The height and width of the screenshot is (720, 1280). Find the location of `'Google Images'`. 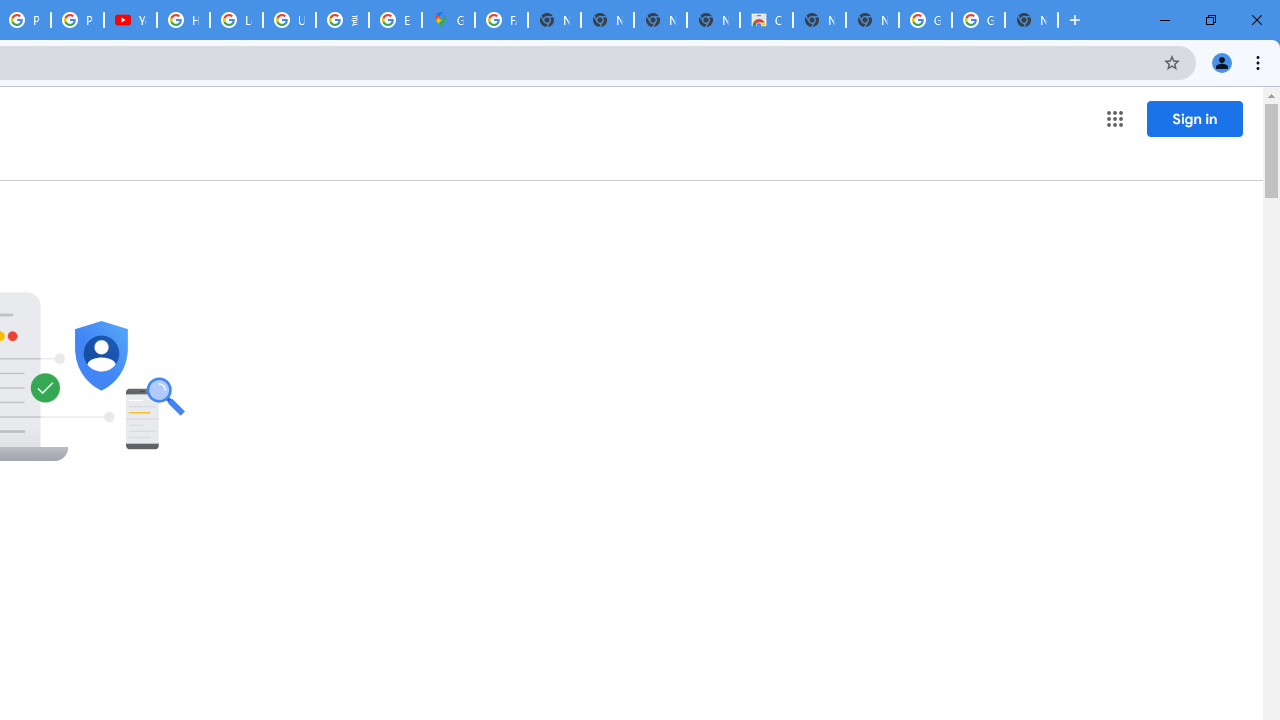

'Google Images' is located at coordinates (924, 20).